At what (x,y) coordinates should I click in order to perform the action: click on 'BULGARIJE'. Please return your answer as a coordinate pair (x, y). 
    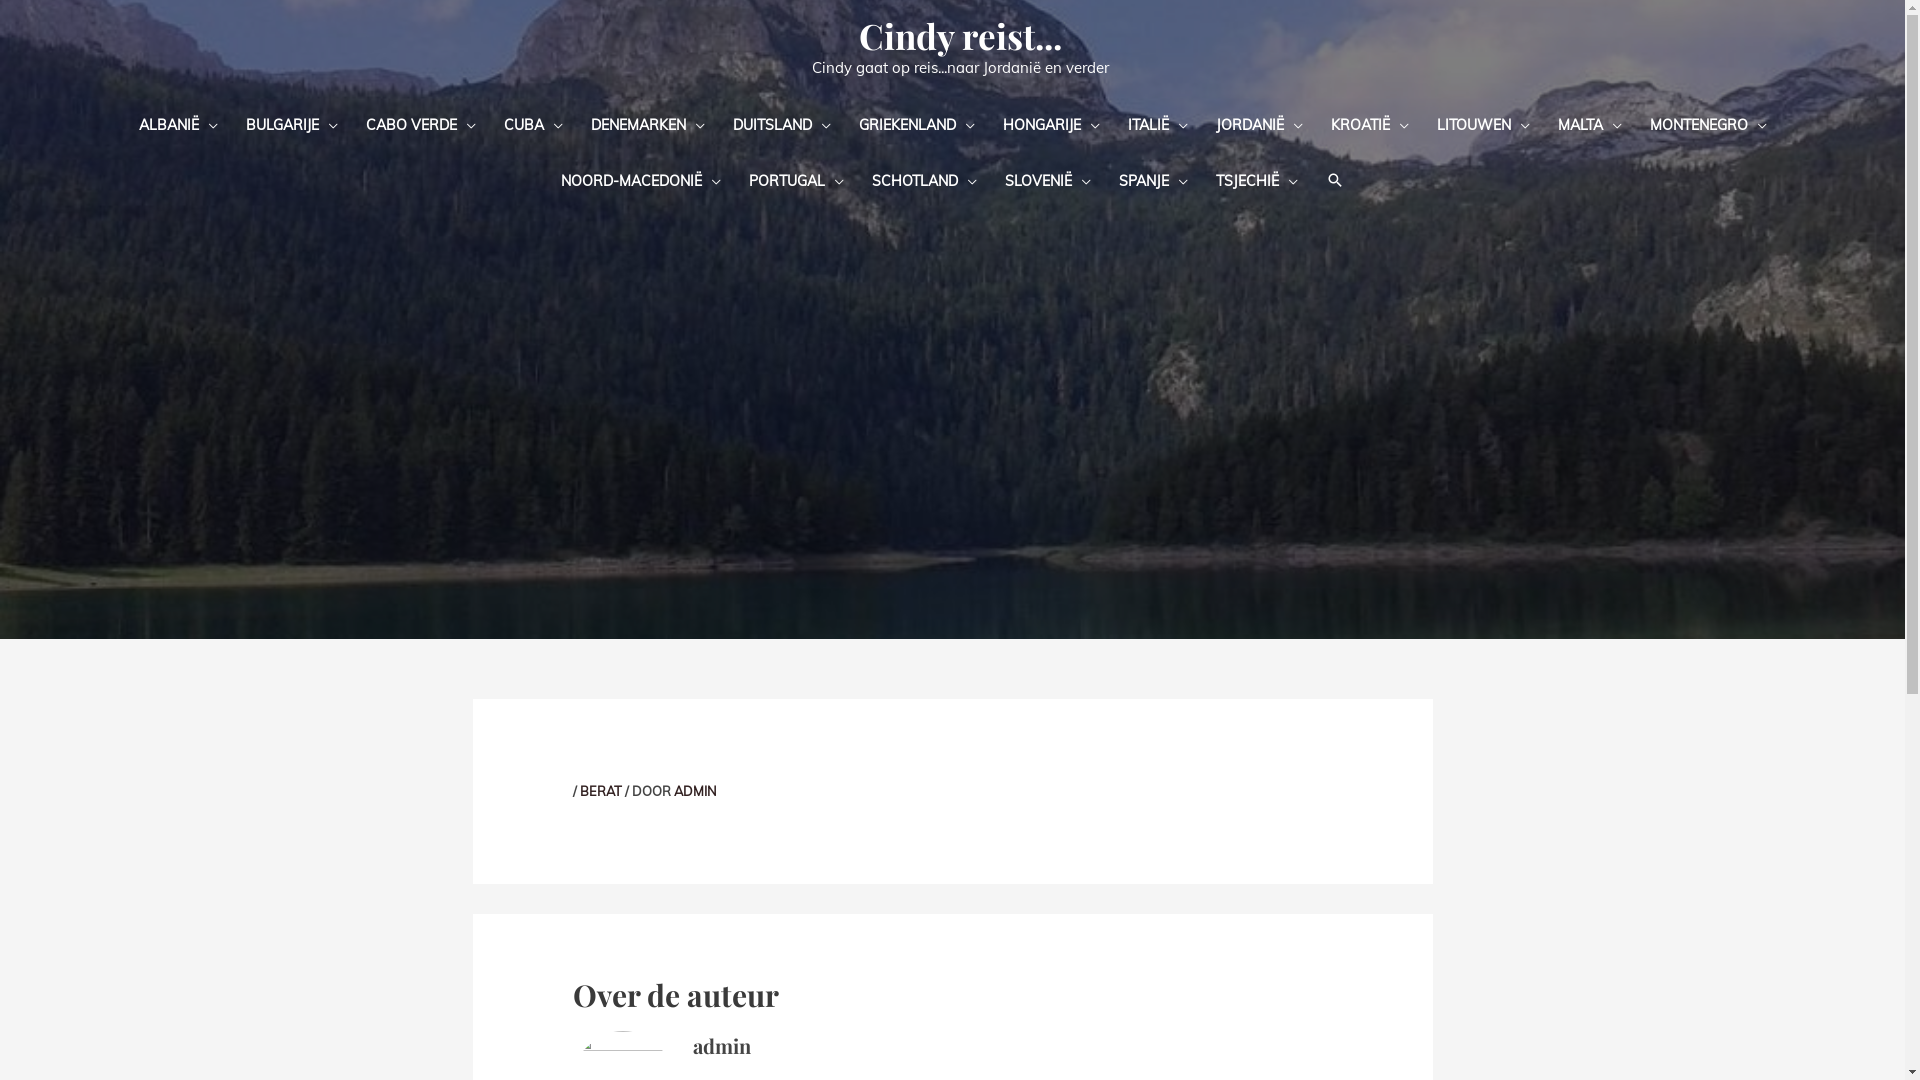
    Looking at the image, I should click on (291, 123).